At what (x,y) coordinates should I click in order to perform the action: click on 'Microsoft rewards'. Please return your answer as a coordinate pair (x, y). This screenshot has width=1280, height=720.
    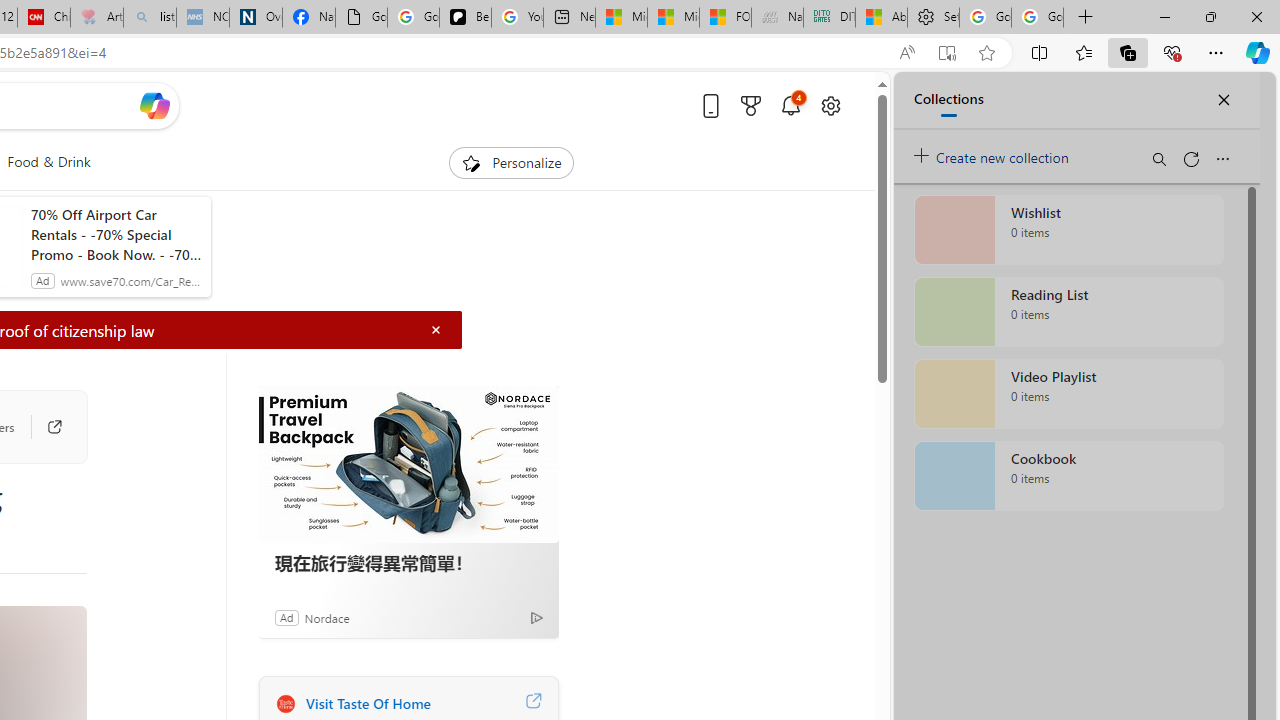
    Looking at the image, I should click on (749, 105).